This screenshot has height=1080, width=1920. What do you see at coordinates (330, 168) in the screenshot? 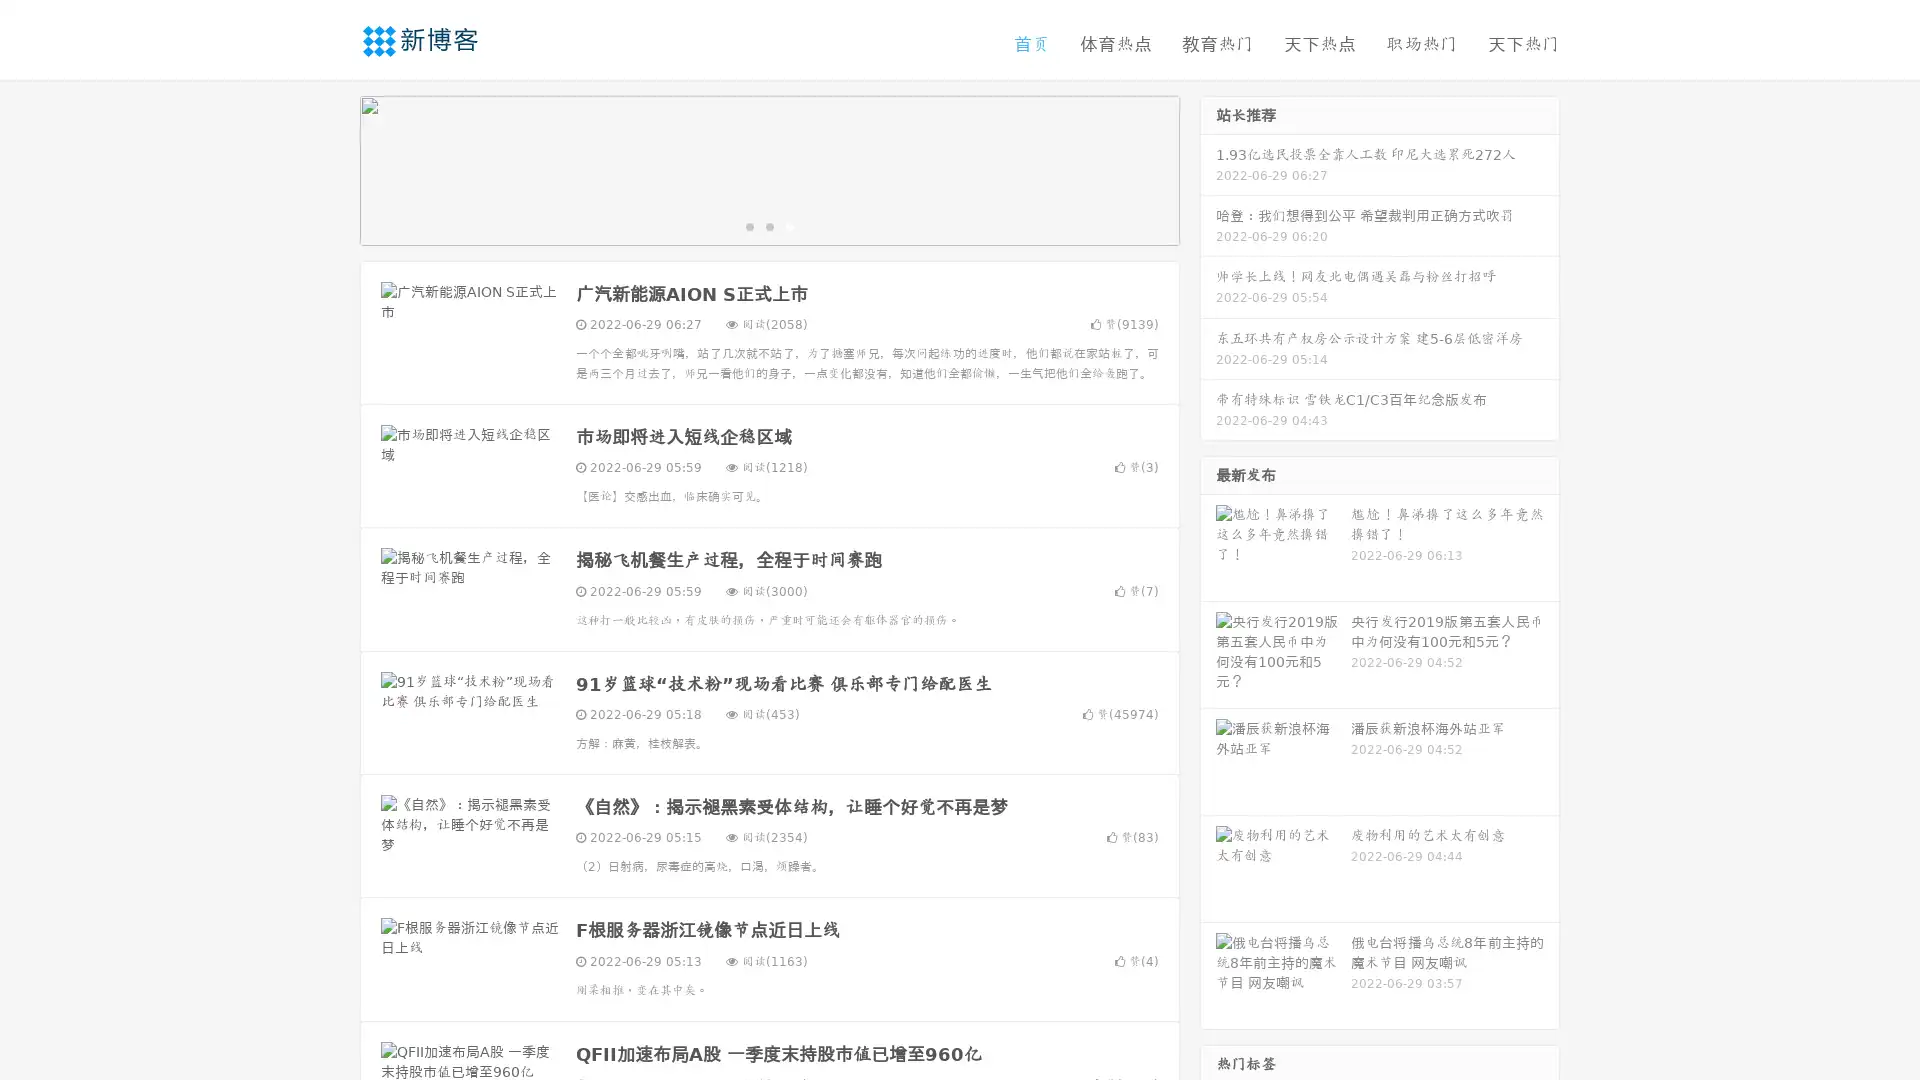
I see `Previous slide` at bounding box center [330, 168].